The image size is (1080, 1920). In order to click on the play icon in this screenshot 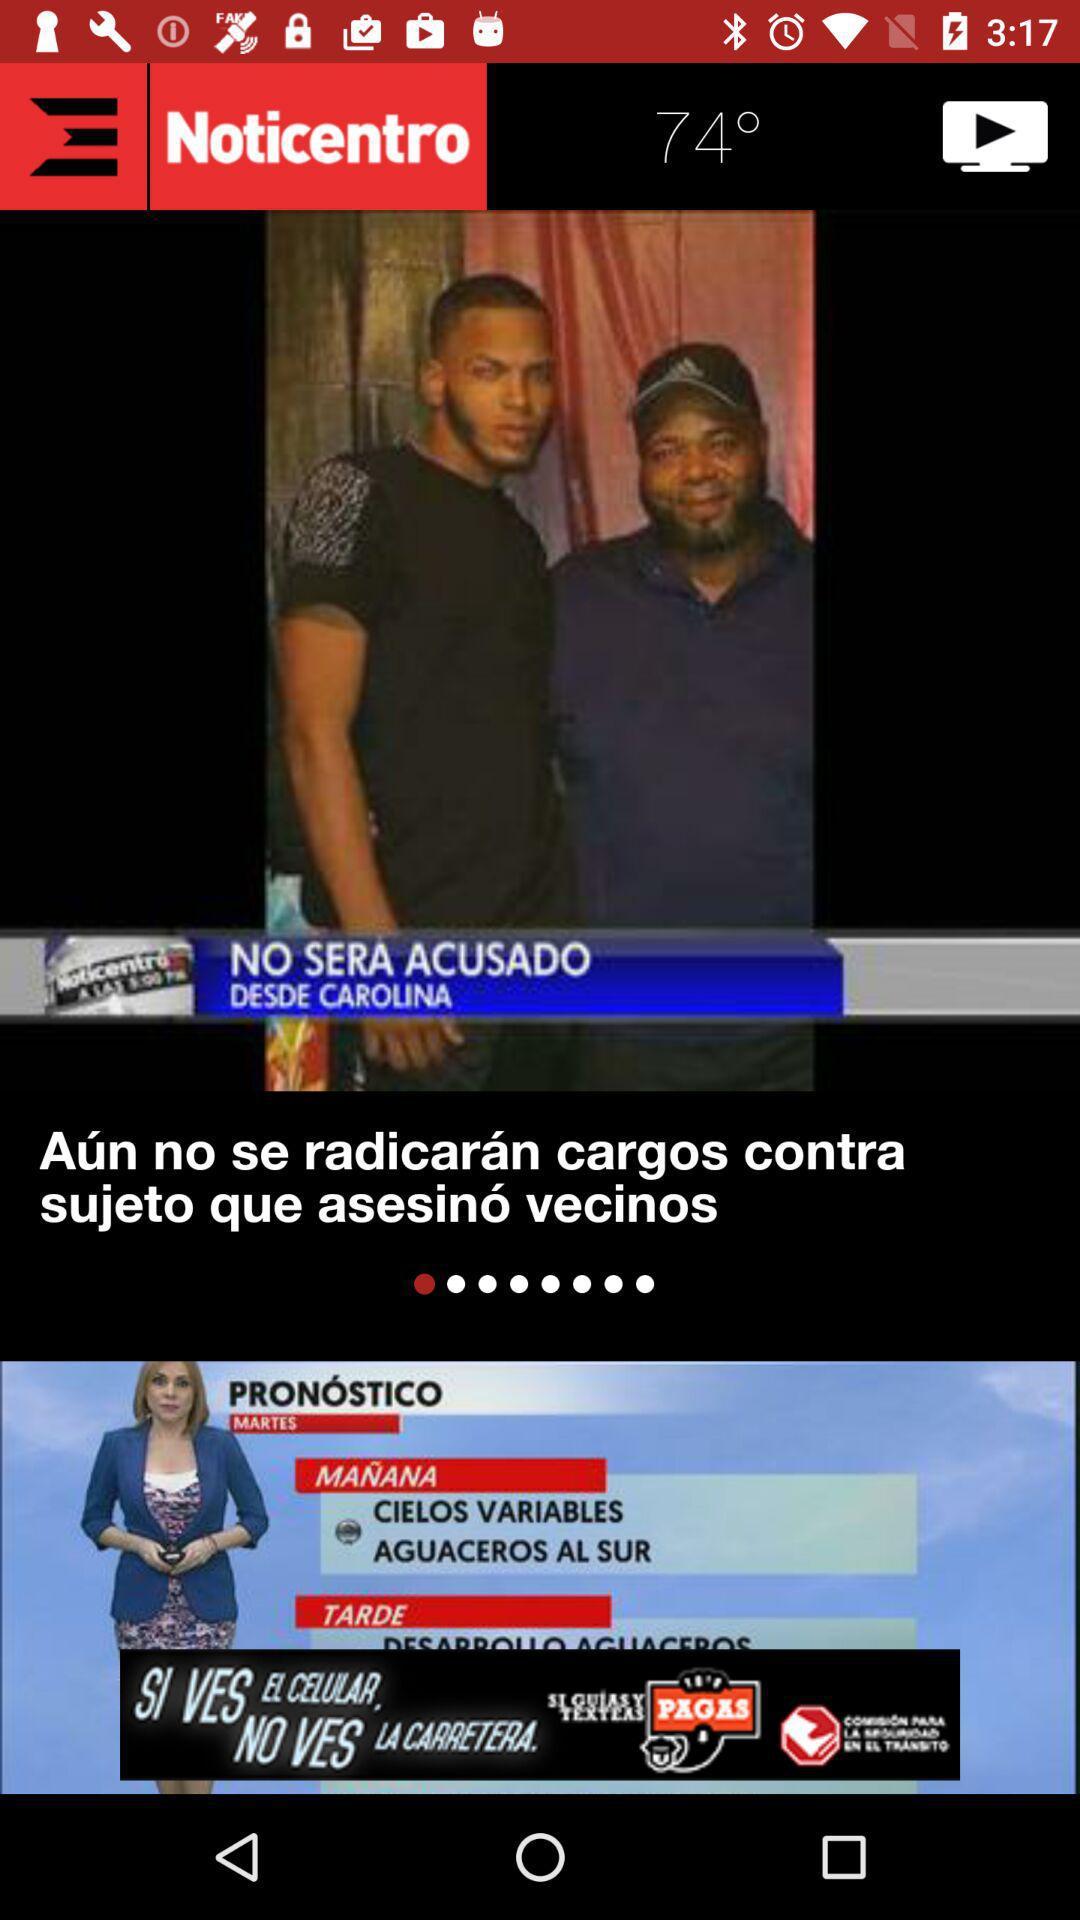, I will do `click(995, 135)`.